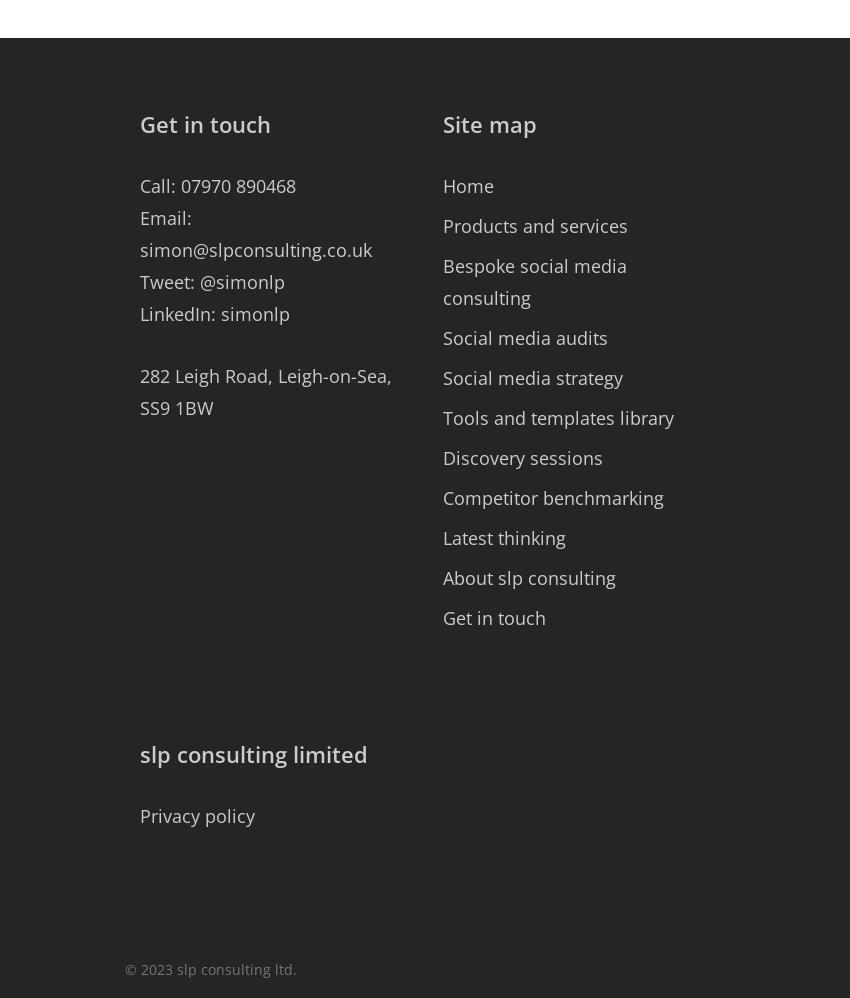 This screenshot has width=850, height=998. Describe the element at coordinates (524, 338) in the screenshot. I see `'Social media audits'` at that location.